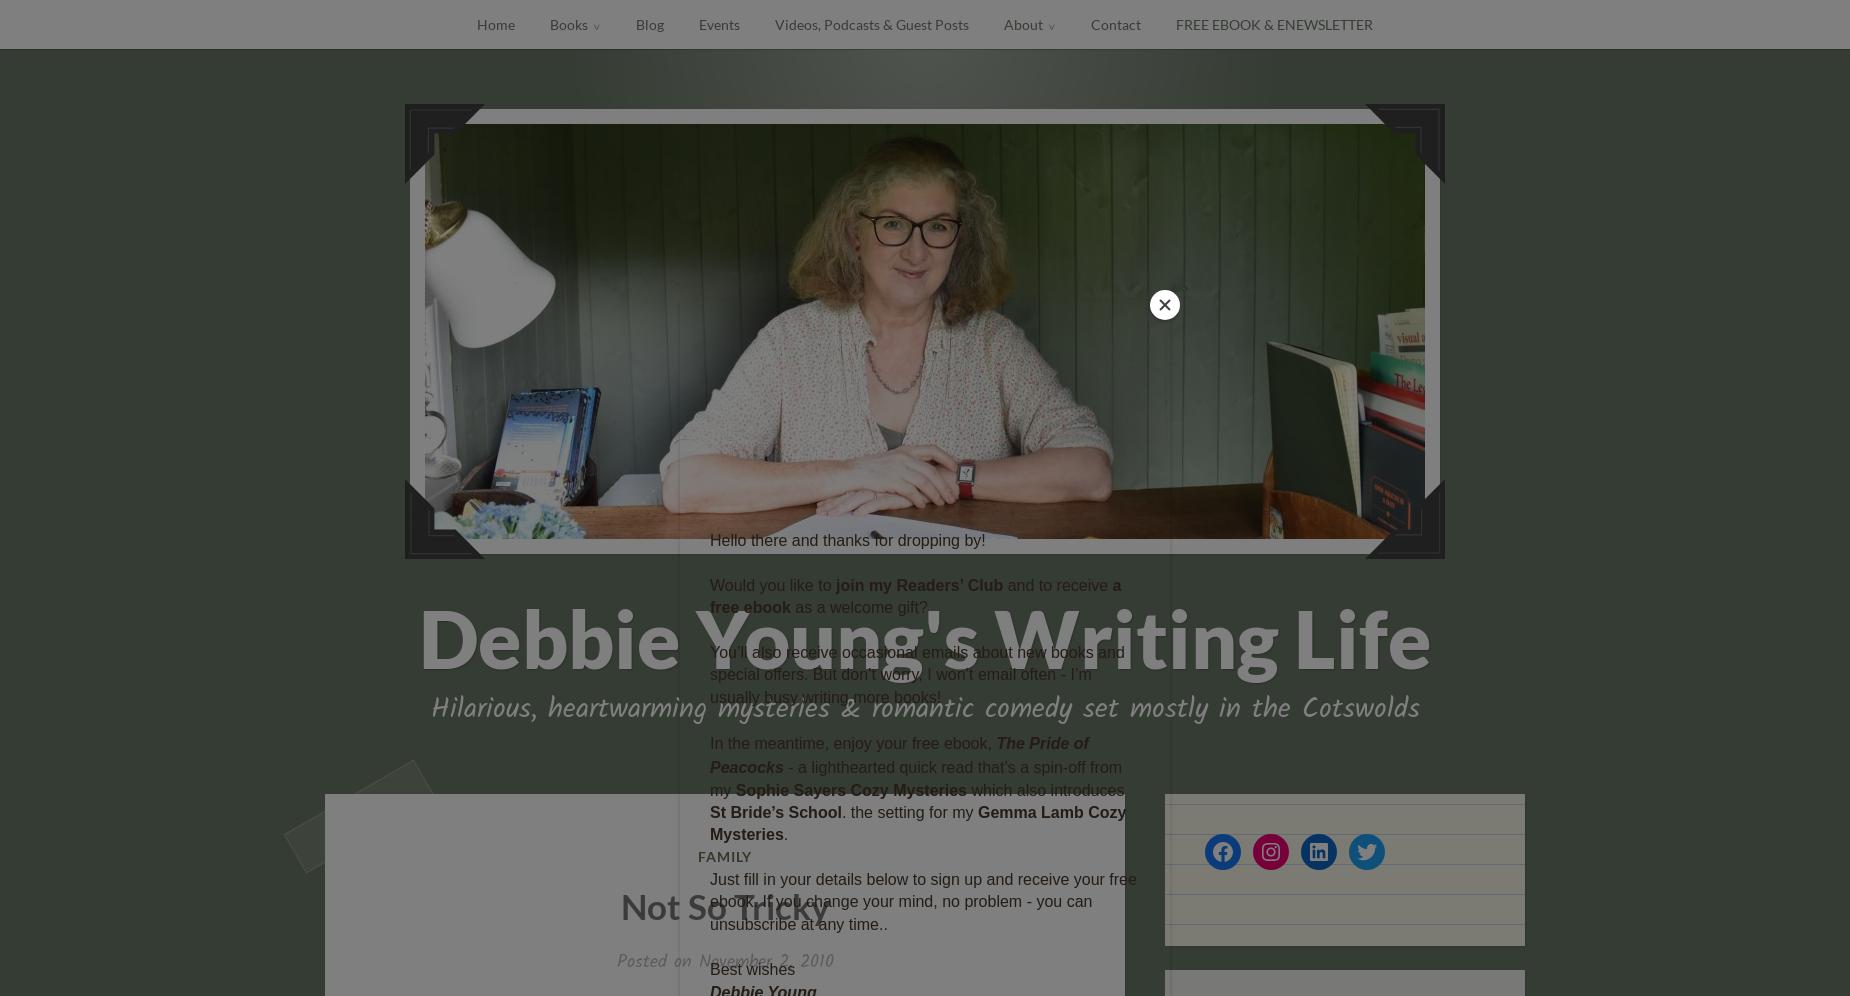 This screenshot has width=1850, height=996. What do you see at coordinates (924, 708) in the screenshot?
I see `'Hilarious, heartwarming mysteries & romantic comedy set mostly in the Cotswolds'` at bounding box center [924, 708].